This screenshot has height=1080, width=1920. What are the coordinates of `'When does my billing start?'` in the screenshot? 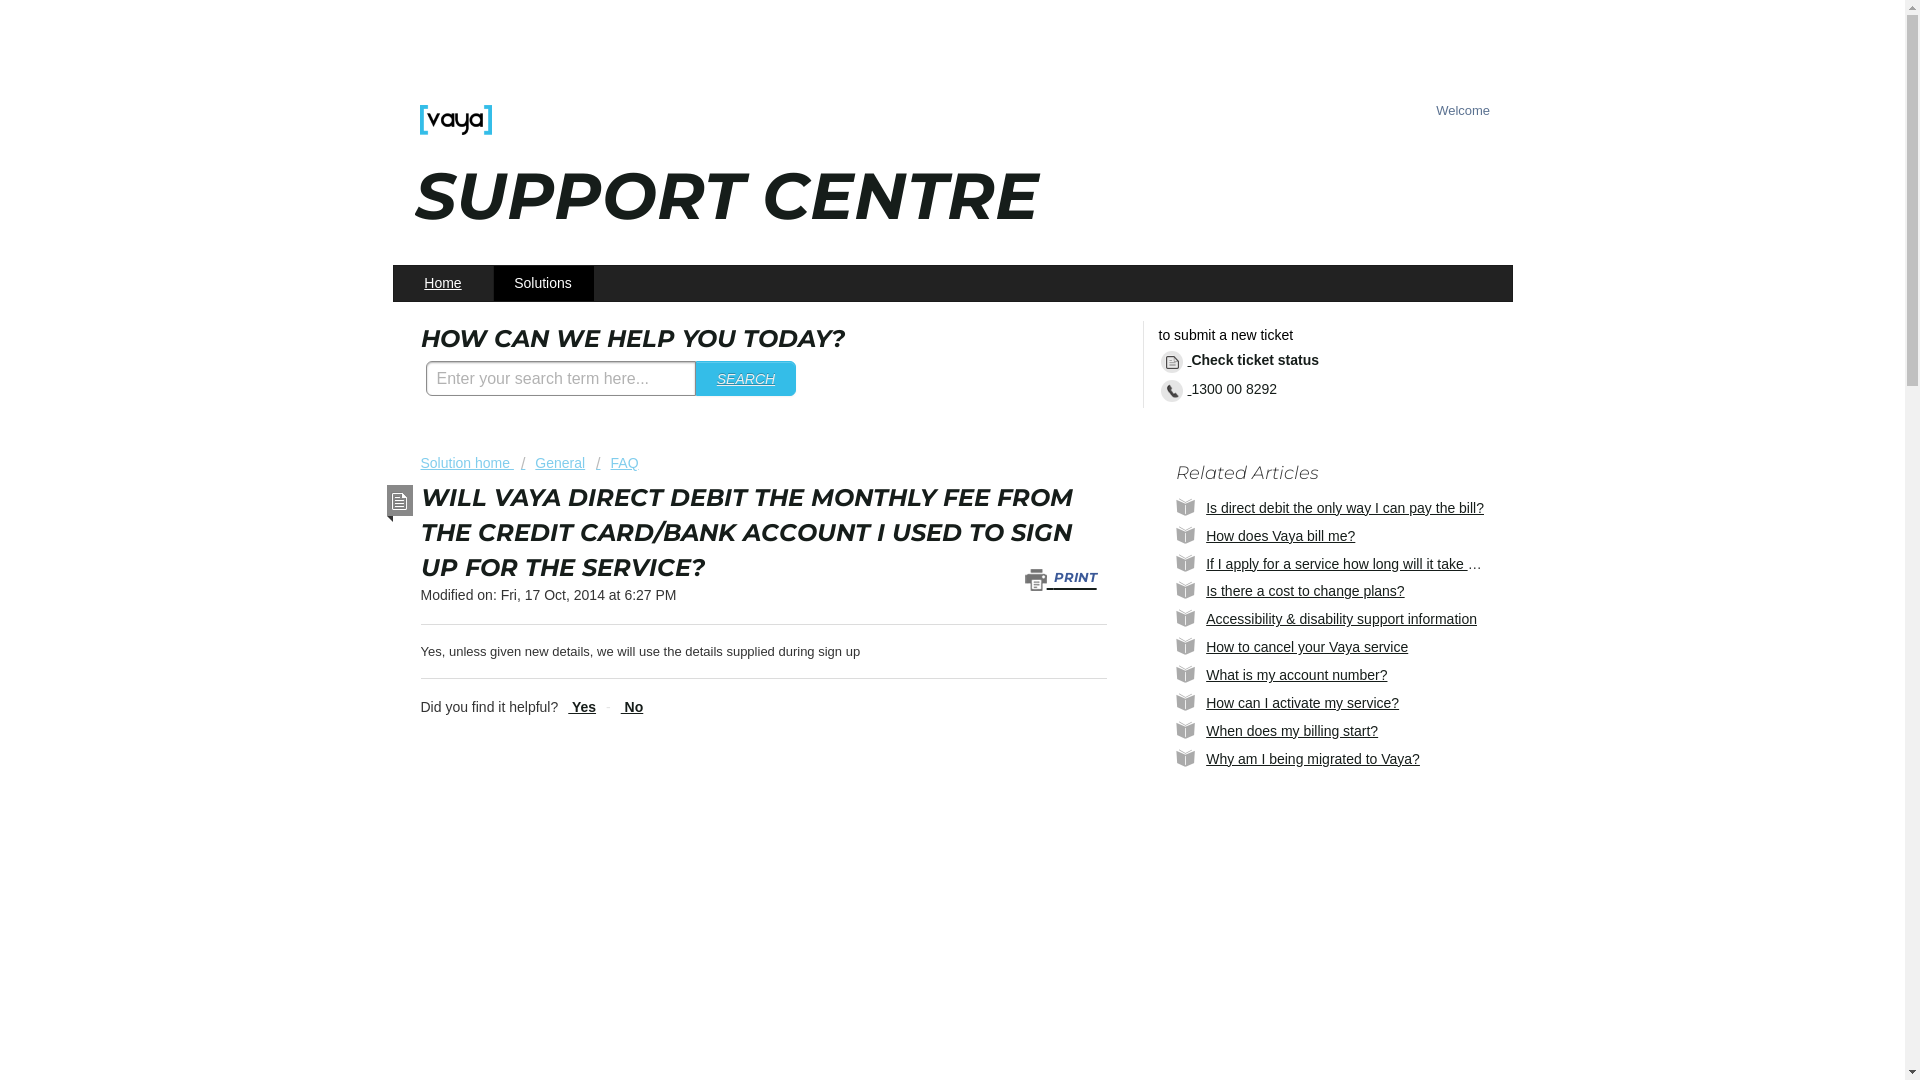 It's located at (1291, 731).